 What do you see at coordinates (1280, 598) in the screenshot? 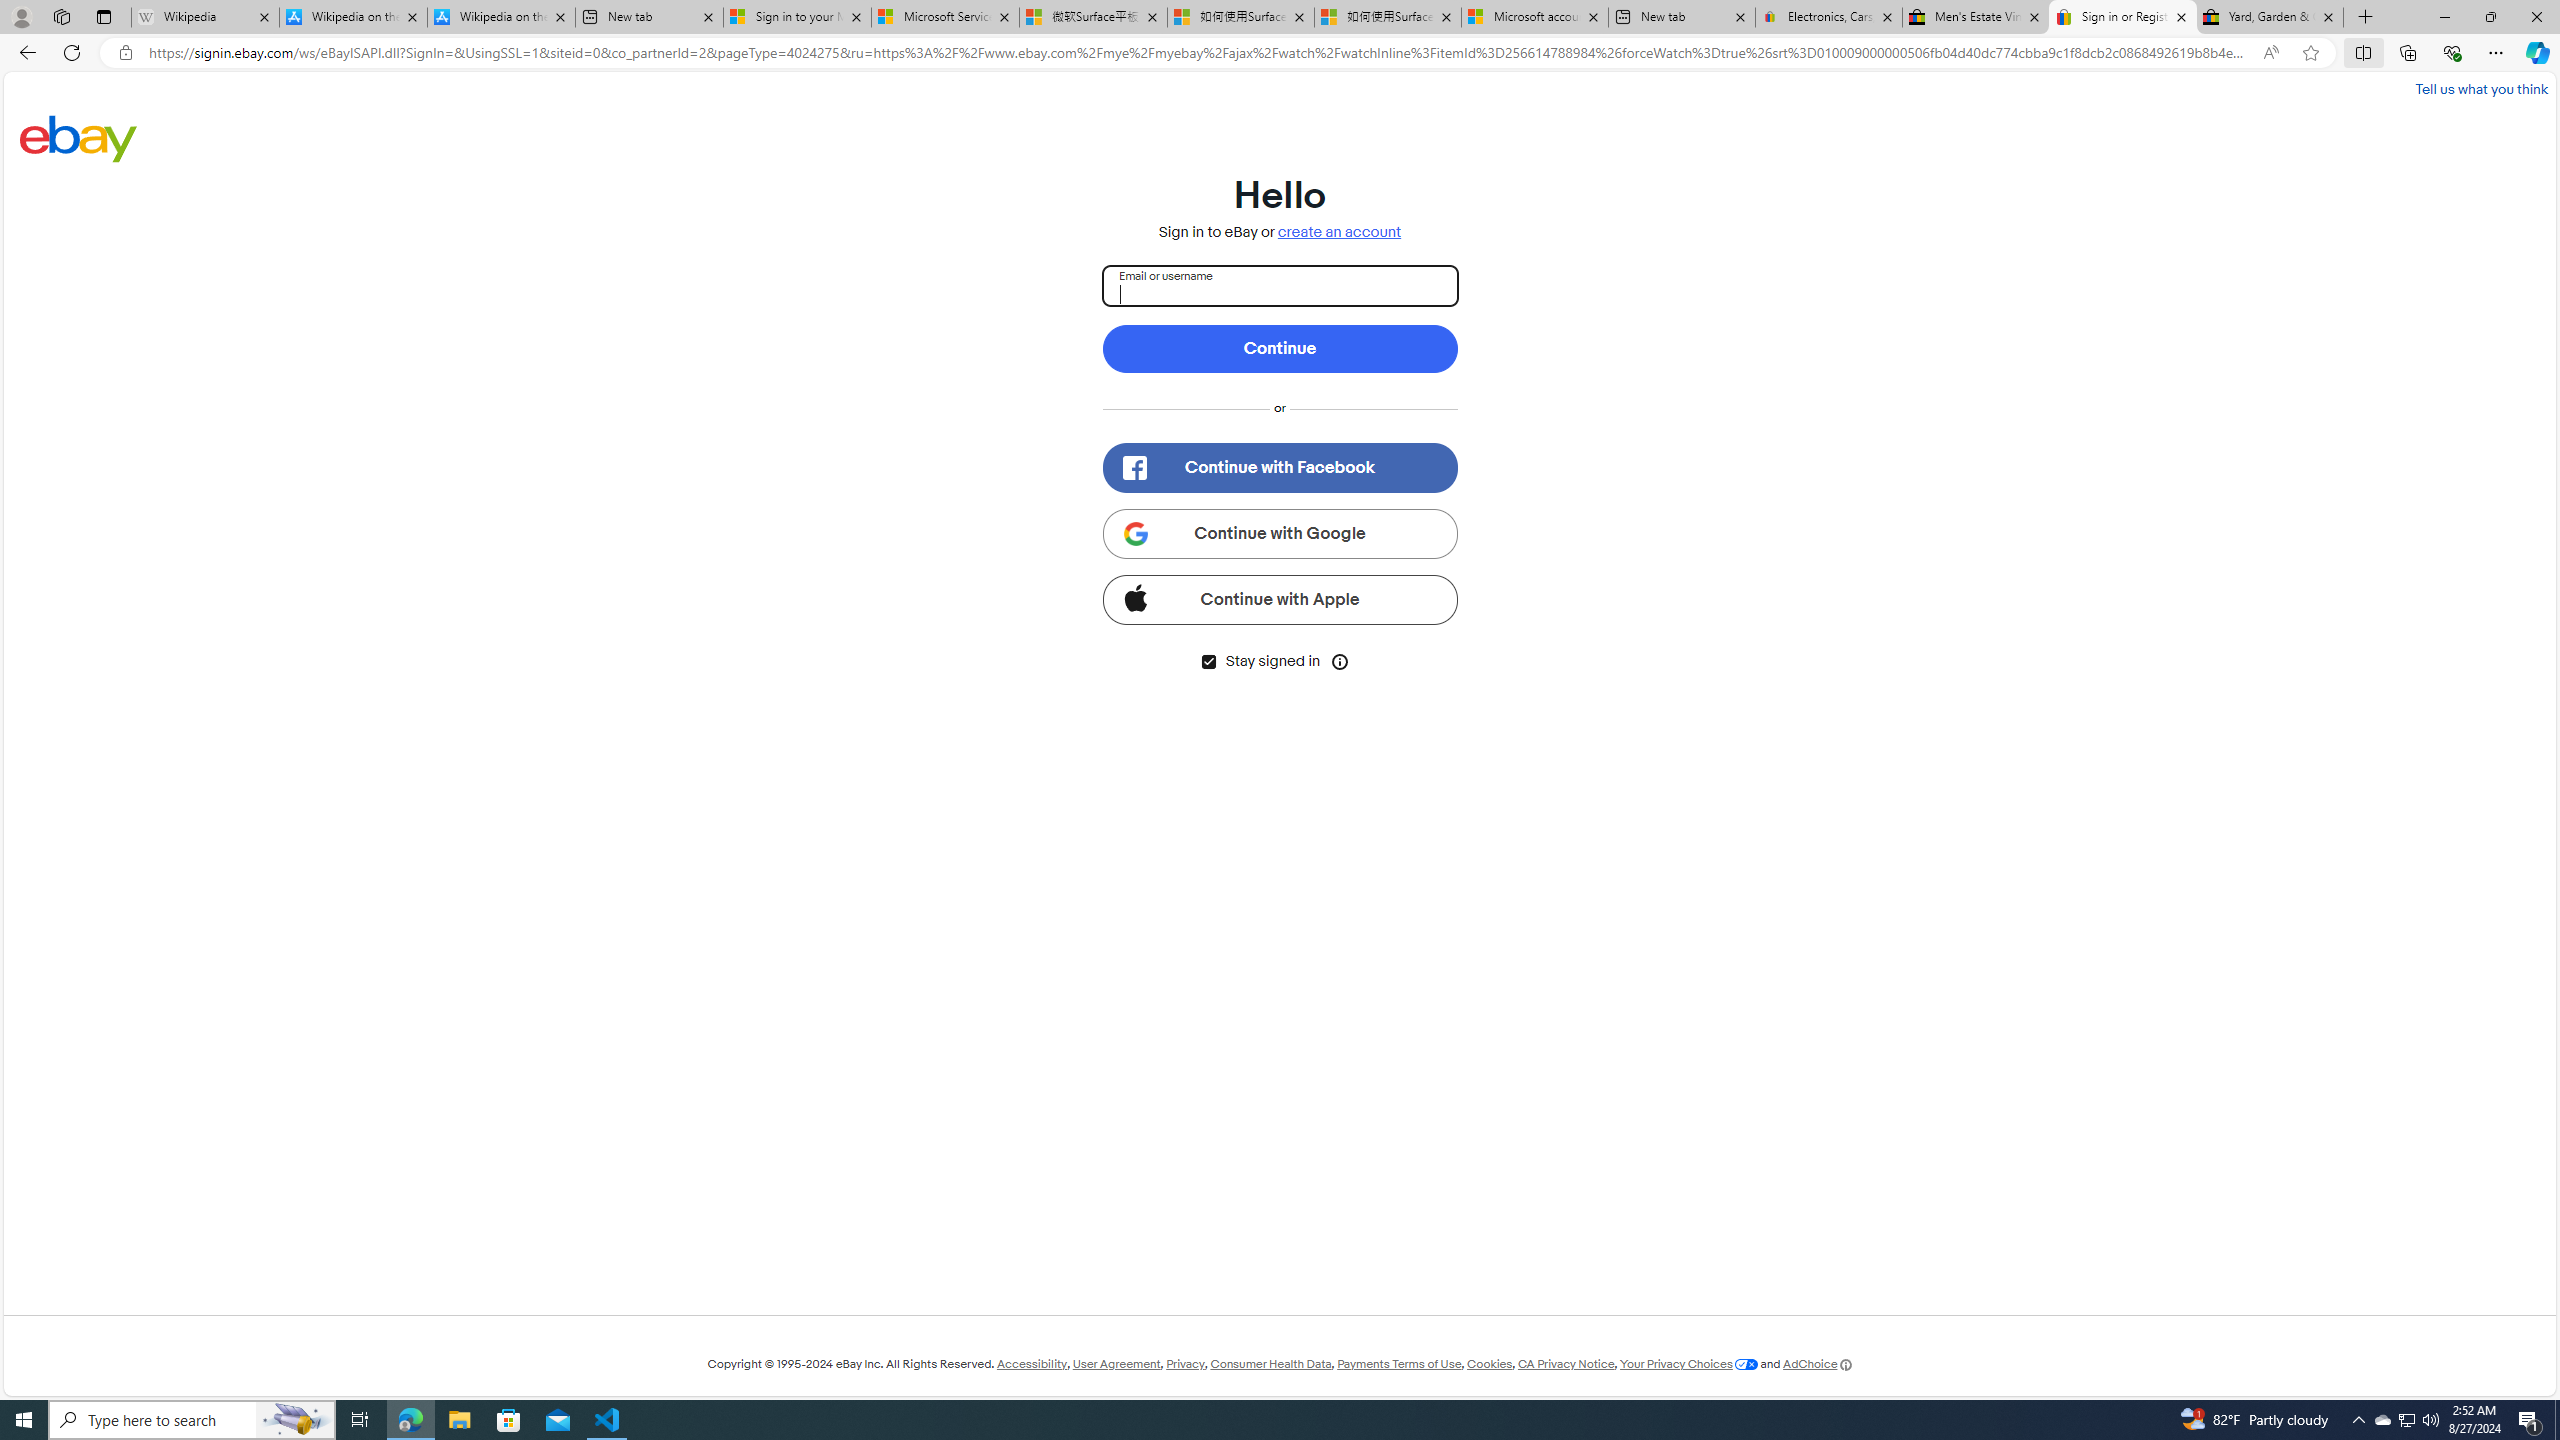
I see `'Continue with Apple'` at bounding box center [1280, 598].